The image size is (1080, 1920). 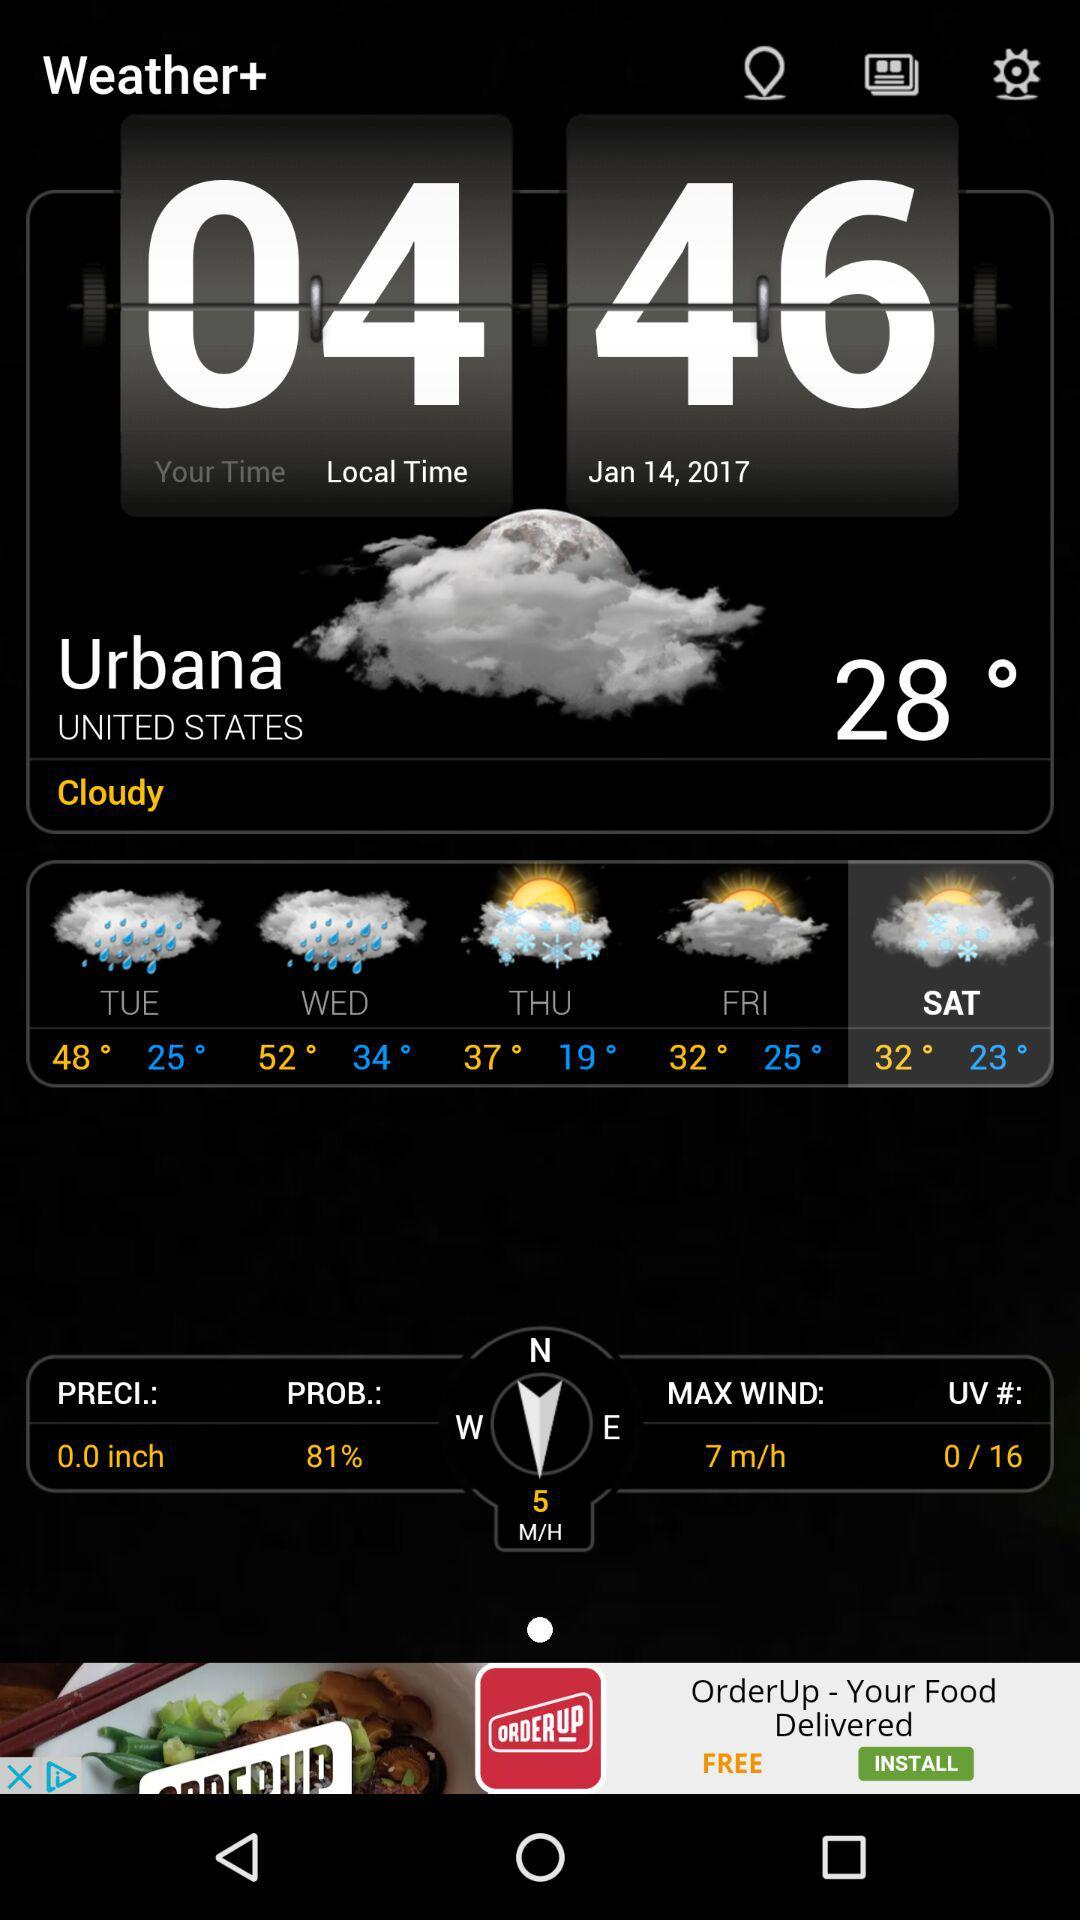 I want to click on advertisement page, so click(x=540, y=1727).